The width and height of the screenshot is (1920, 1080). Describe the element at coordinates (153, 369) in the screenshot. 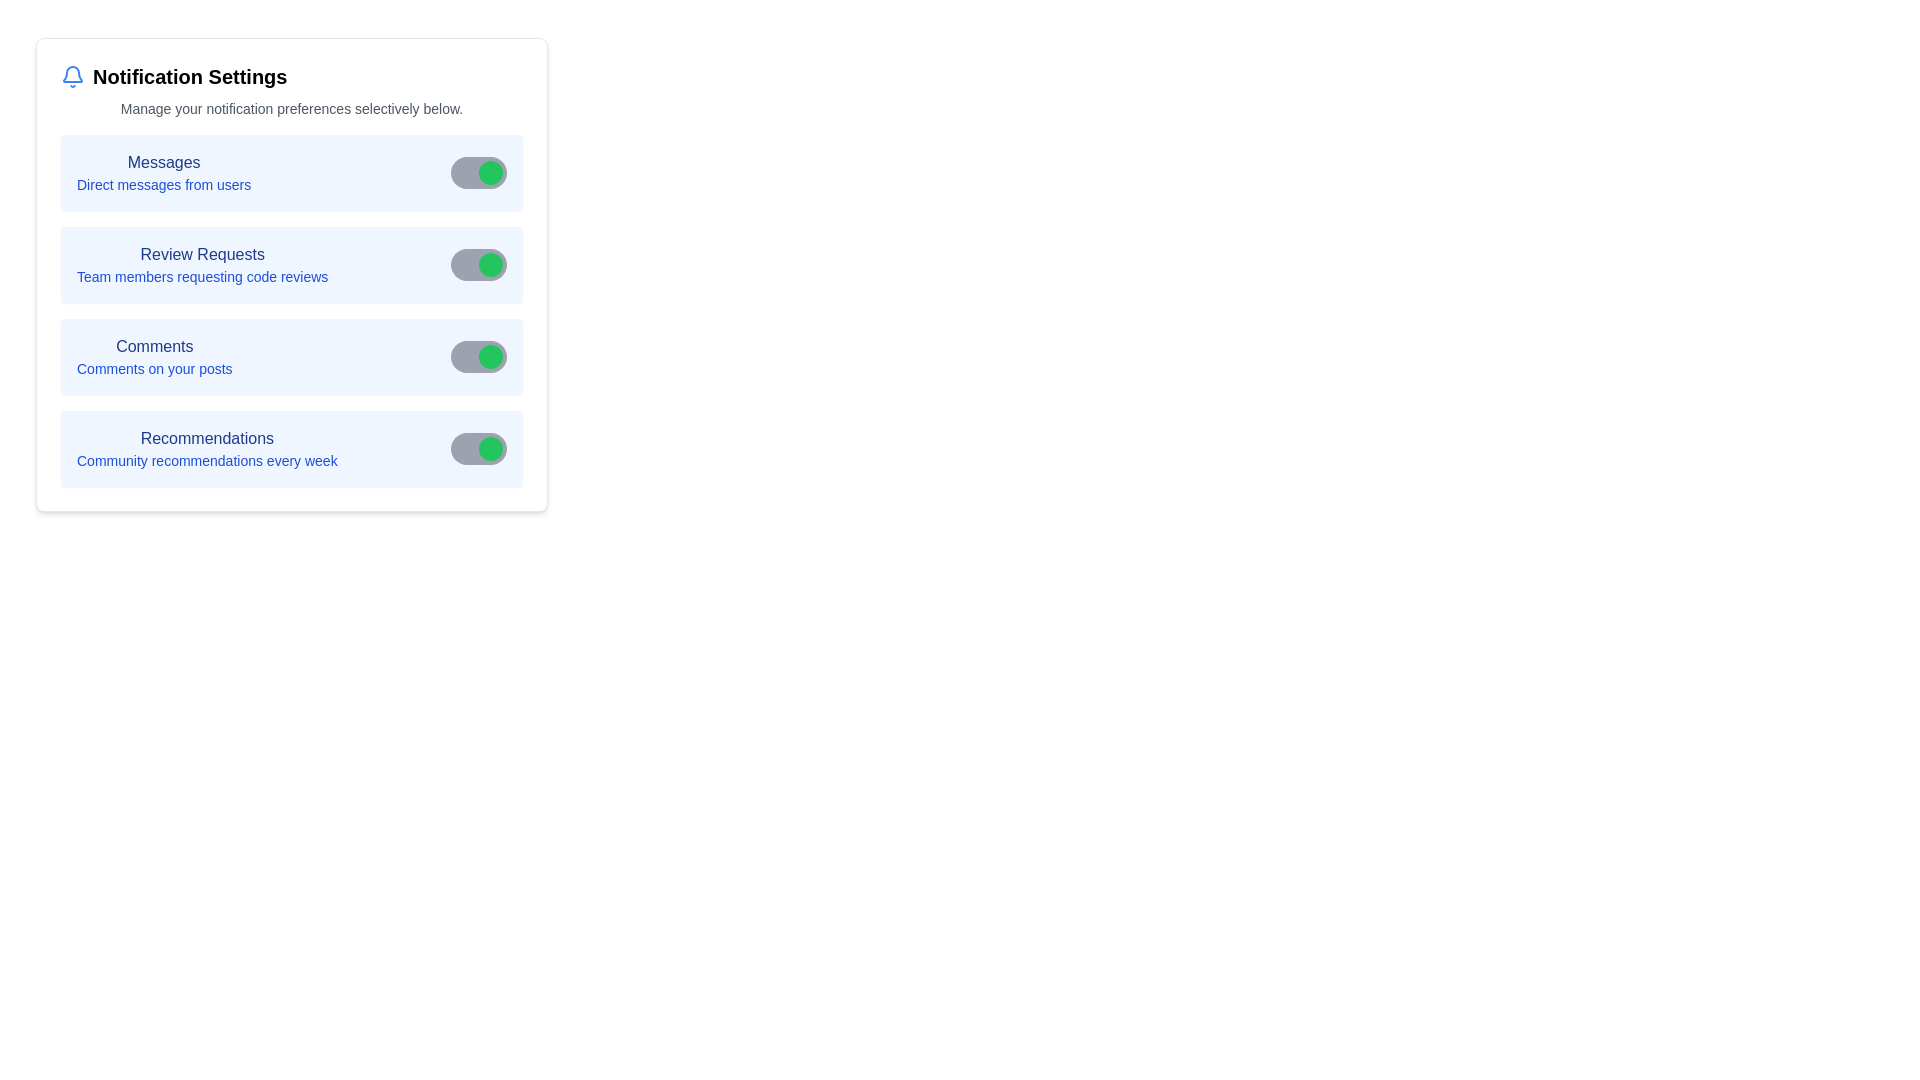

I see `the text label that says 'Comments on your posts', which is styled in a smaller font size and blue color, located below the larger text 'Comments' within a light blue background` at that location.